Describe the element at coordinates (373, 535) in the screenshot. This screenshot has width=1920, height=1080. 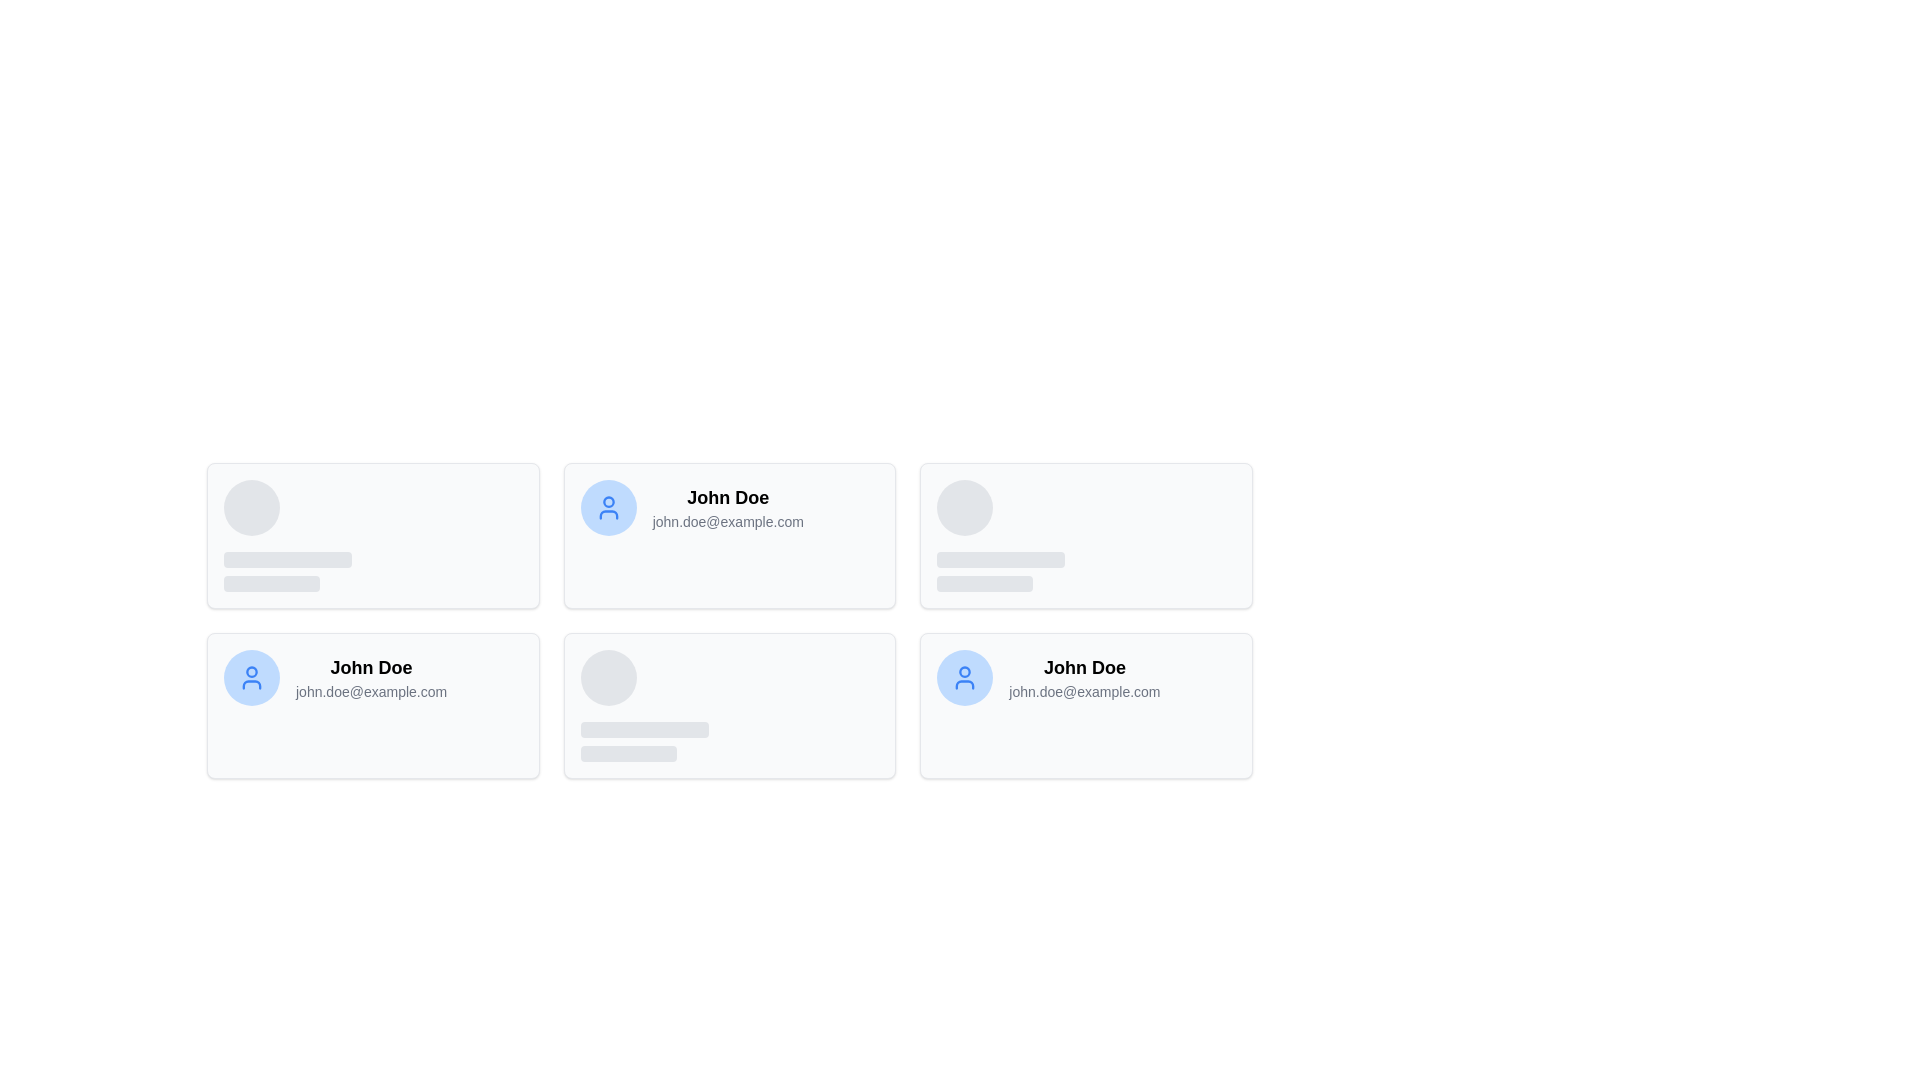
I see `Card placeholder element located in the upper left corner of the grid layout by clicking on it` at that location.